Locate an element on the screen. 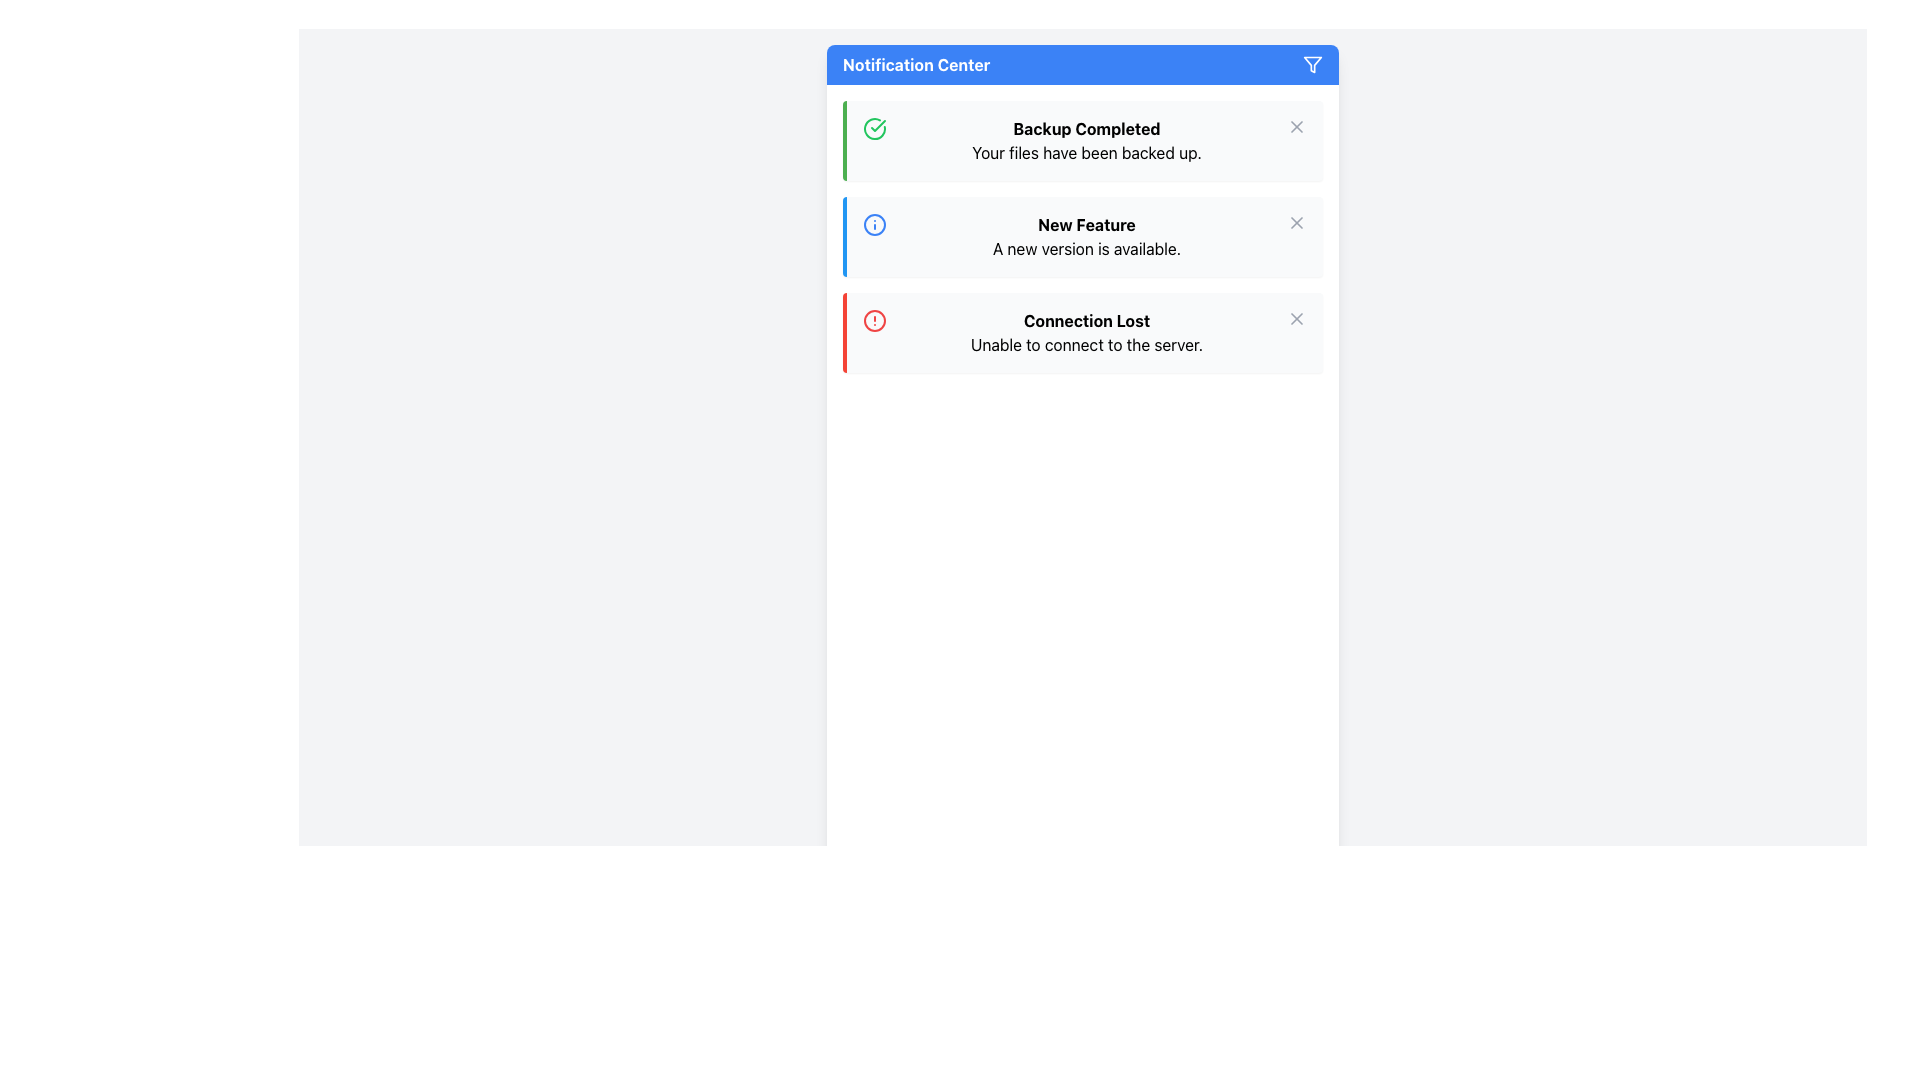 The image size is (1920, 1080). detailed success message Text label located beneath the 'Backup Completed' message in the top notification of the notification center is located at coordinates (1085, 152).